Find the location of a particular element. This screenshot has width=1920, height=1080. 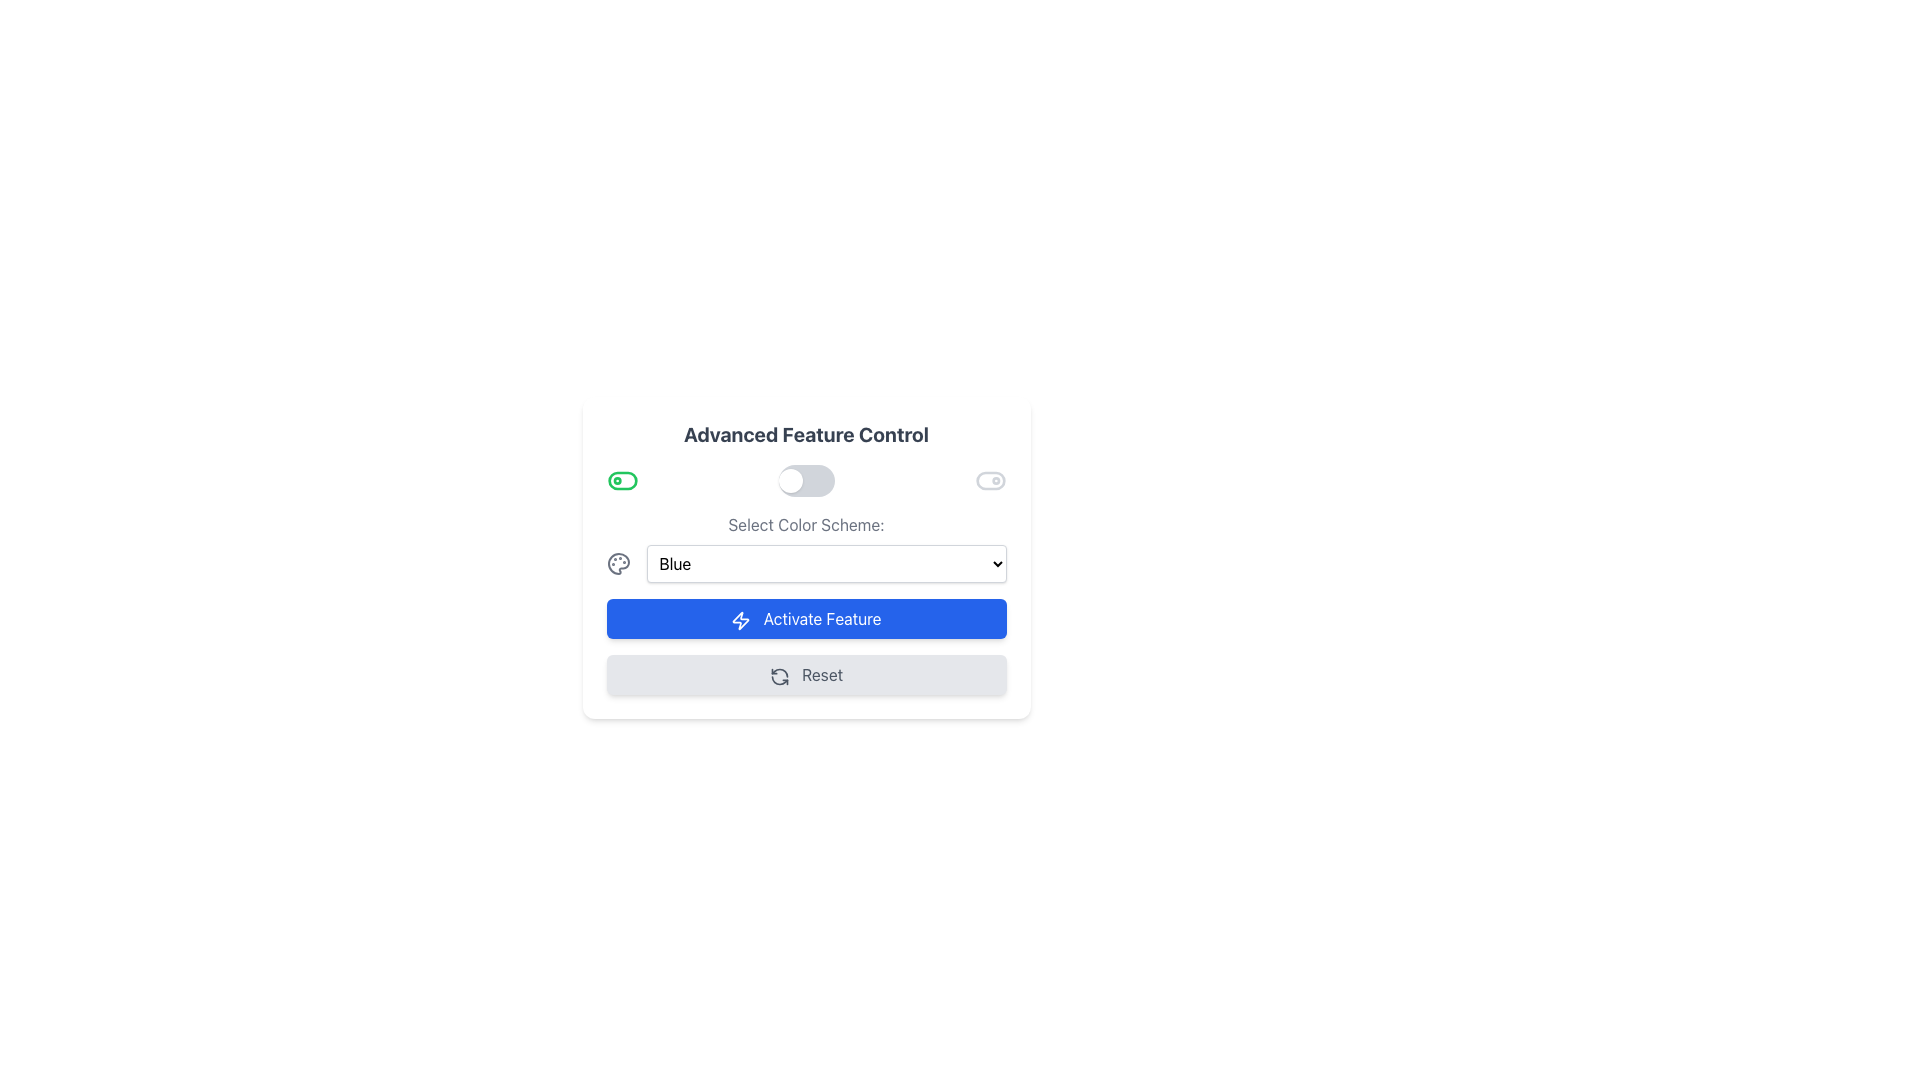

the Dropdown menu labeled 'Blue' with a color palette icon and dropdown arrow, located in the 'Select Color Scheme:' section is located at coordinates (806, 563).